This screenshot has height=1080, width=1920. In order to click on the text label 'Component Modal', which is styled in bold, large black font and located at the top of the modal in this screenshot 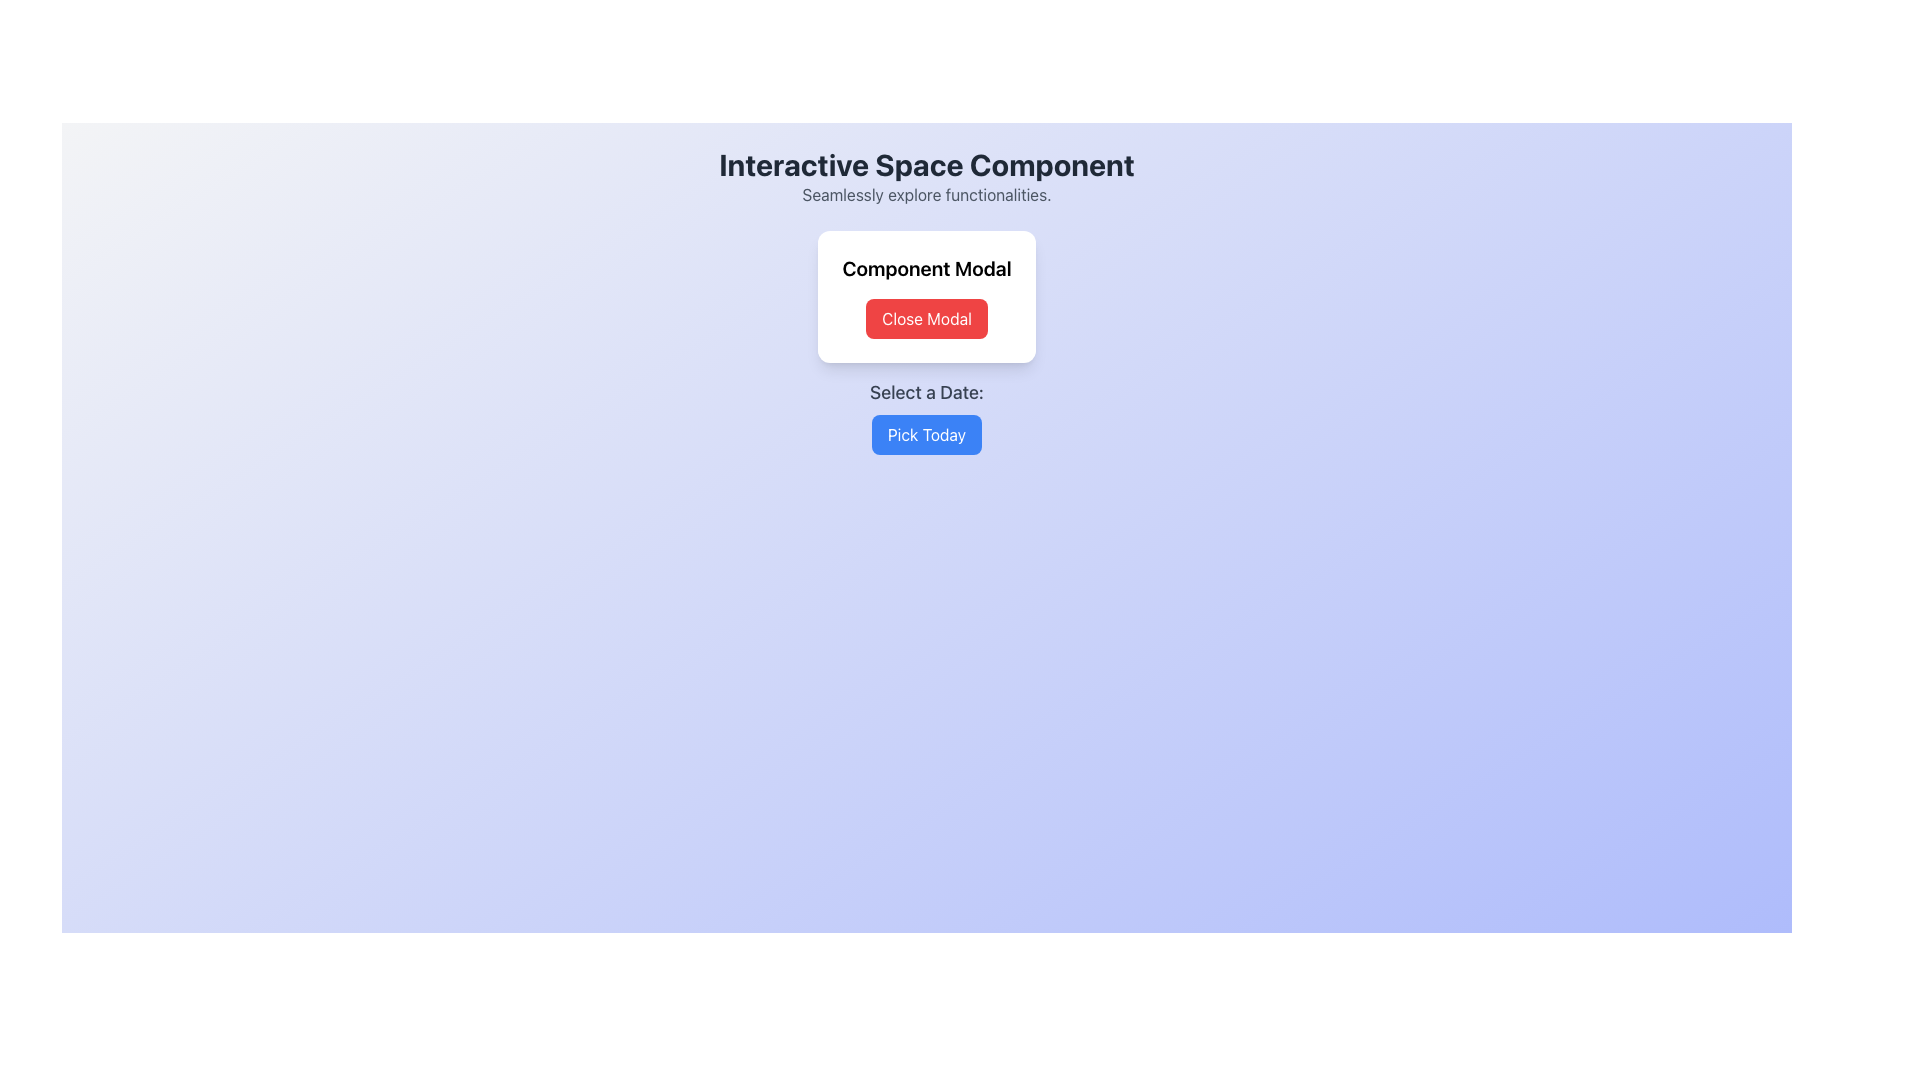, I will do `click(925, 268)`.